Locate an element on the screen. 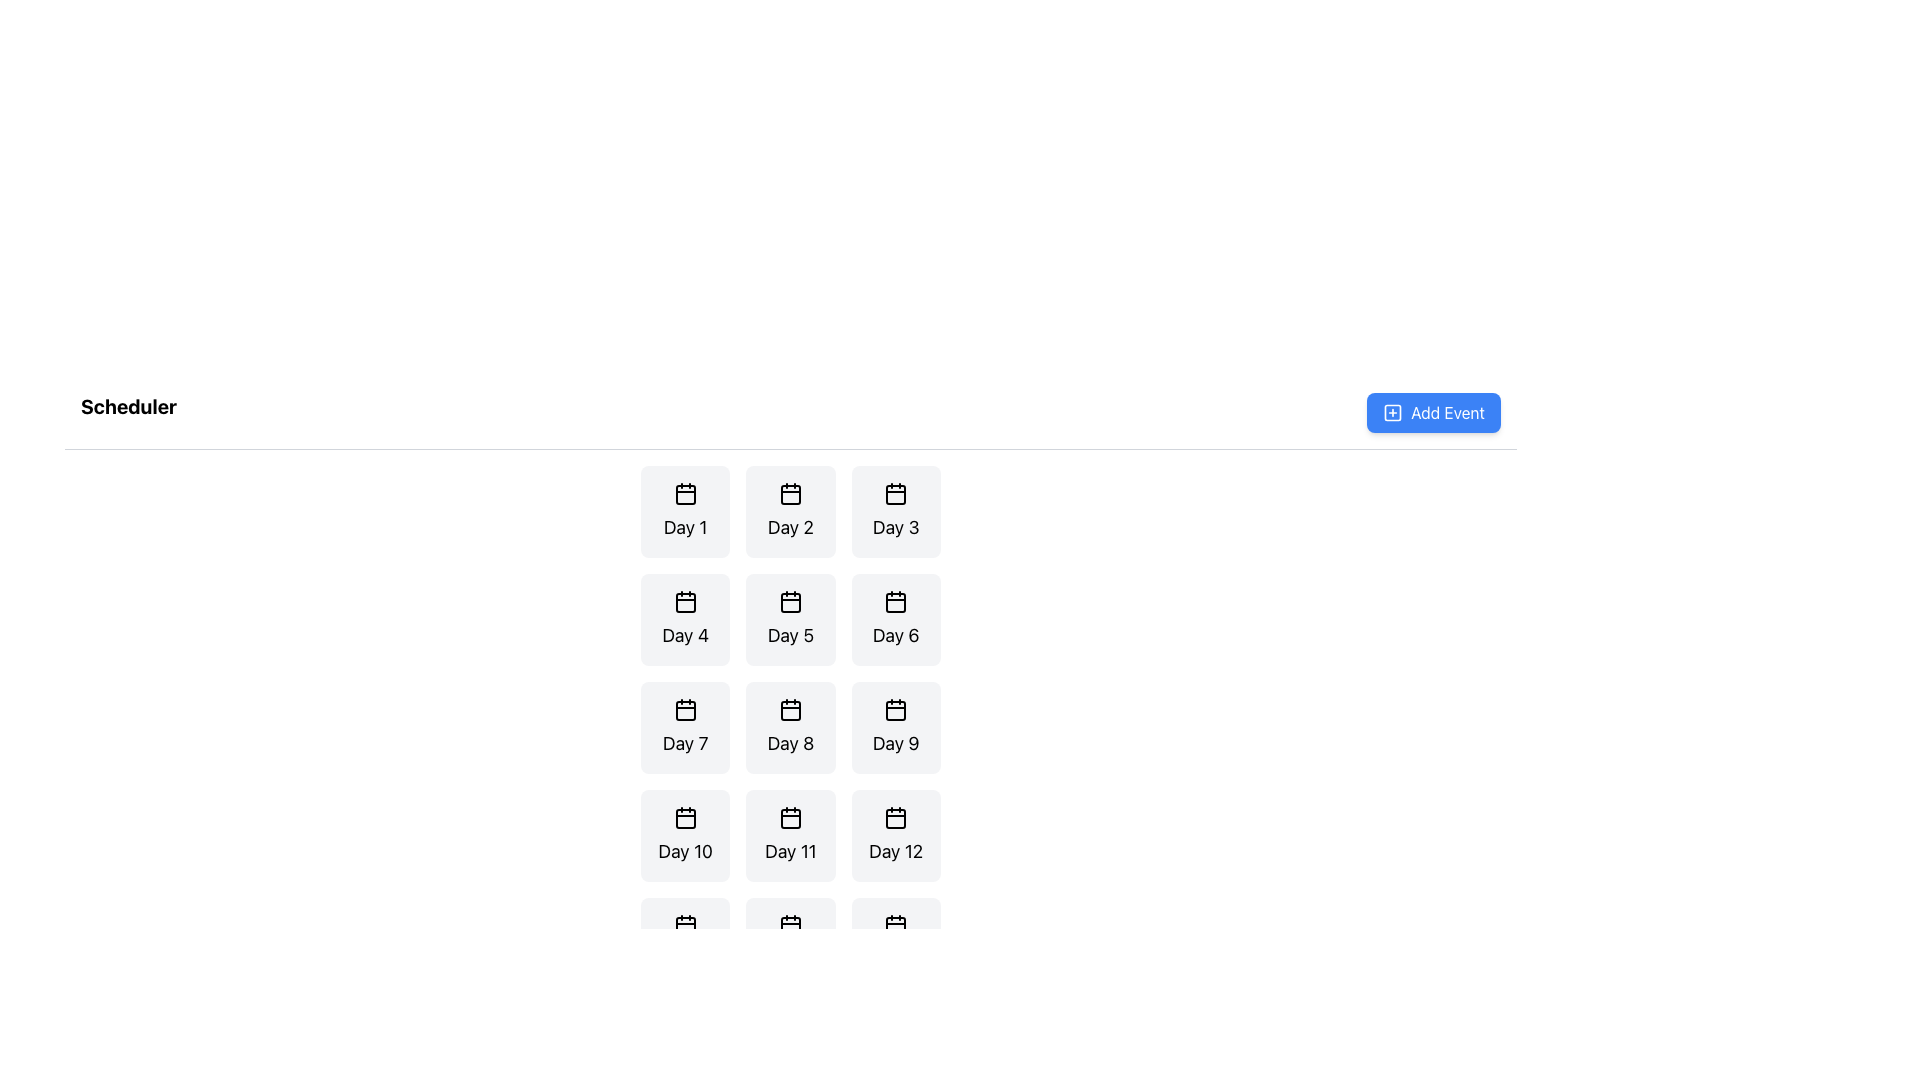  the calendar day icon labeled 'Day 9', located in the third row and third column of the grid layout is located at coordinates (895, 708).